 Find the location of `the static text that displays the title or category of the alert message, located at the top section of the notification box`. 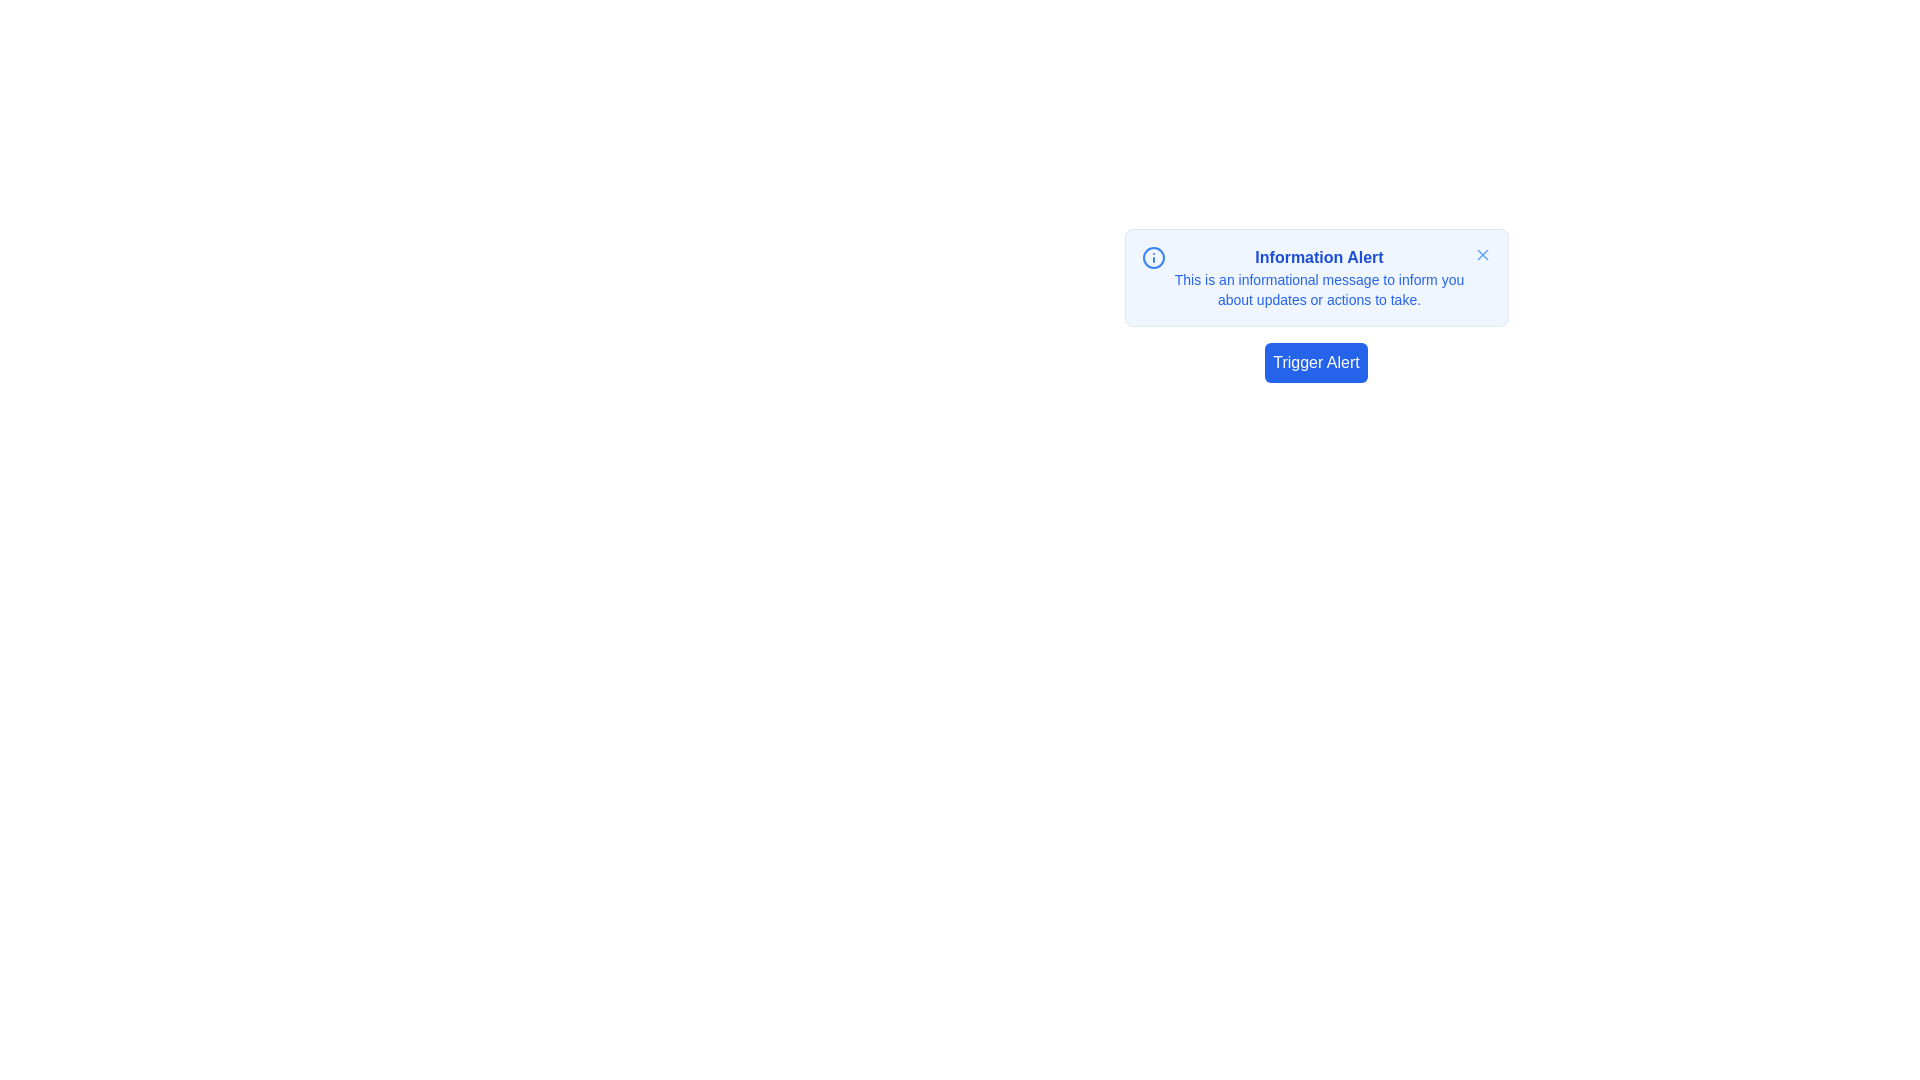

the static text that displays the title or category of the alert message, located at the top section of the notification box is located at coordinates (1319, 257).